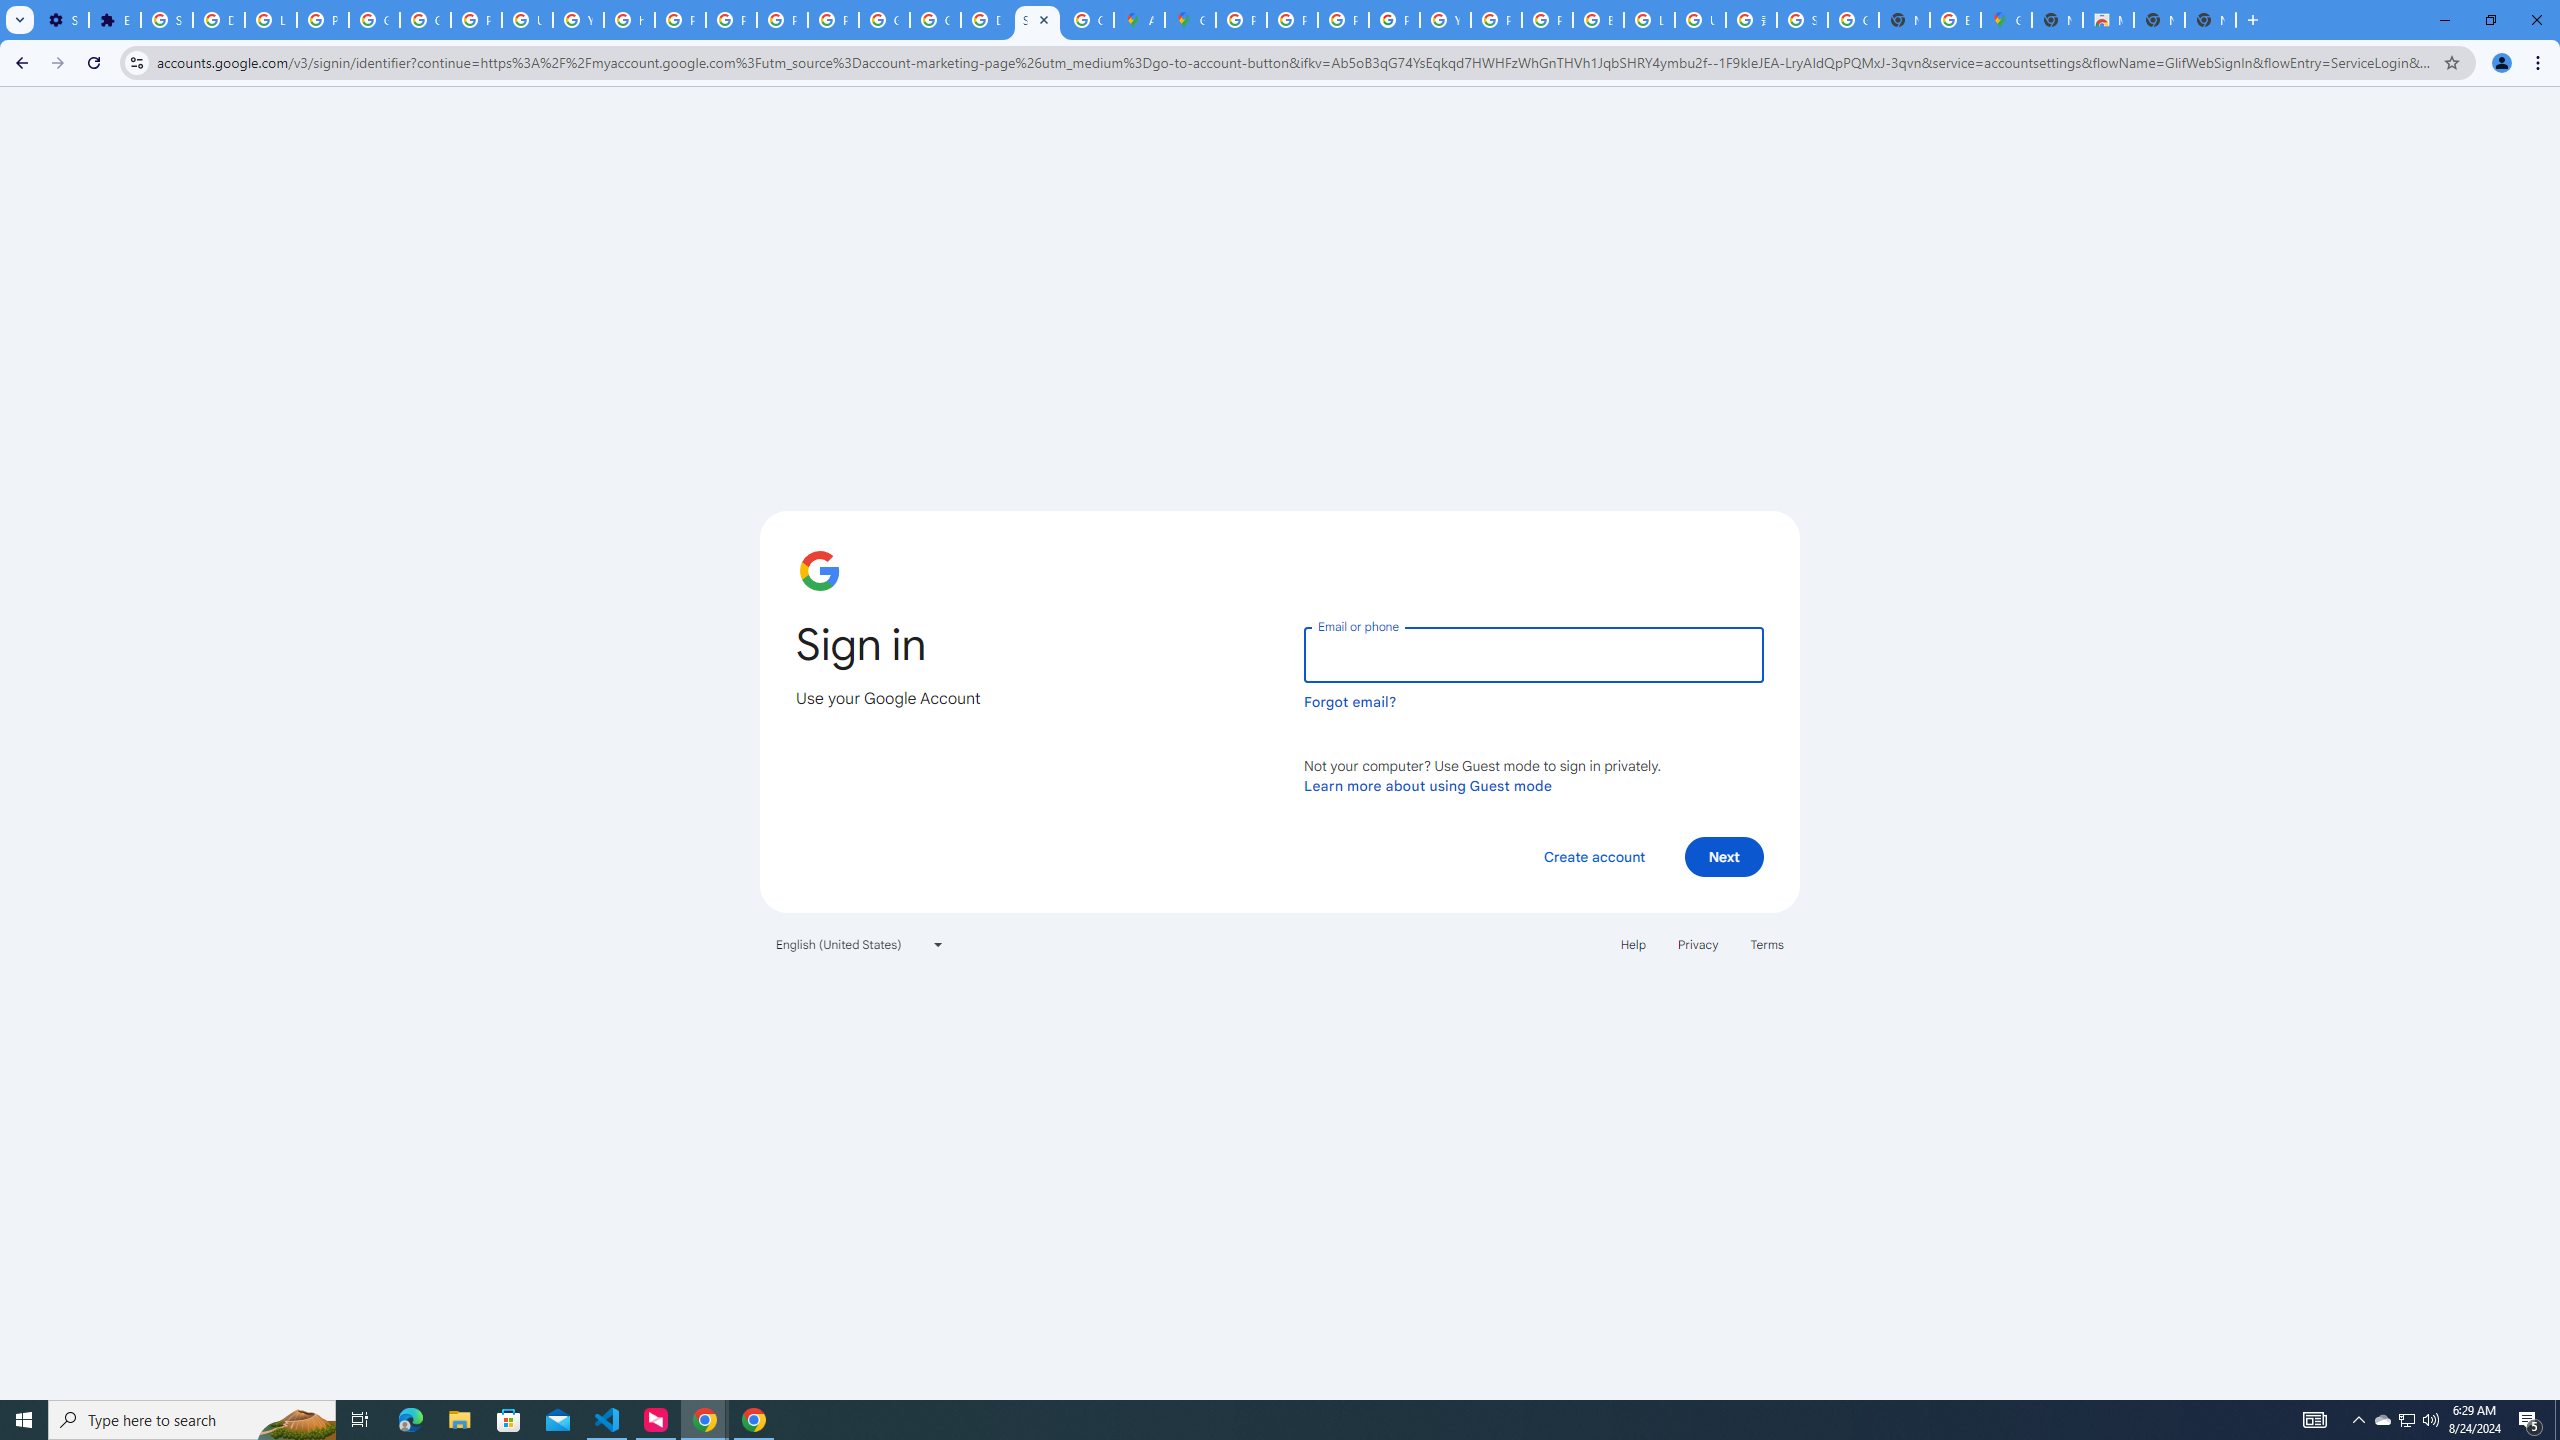 This screenshot has width=2560, height=1440. I want to click on 'Terms', so click(1766, 942).